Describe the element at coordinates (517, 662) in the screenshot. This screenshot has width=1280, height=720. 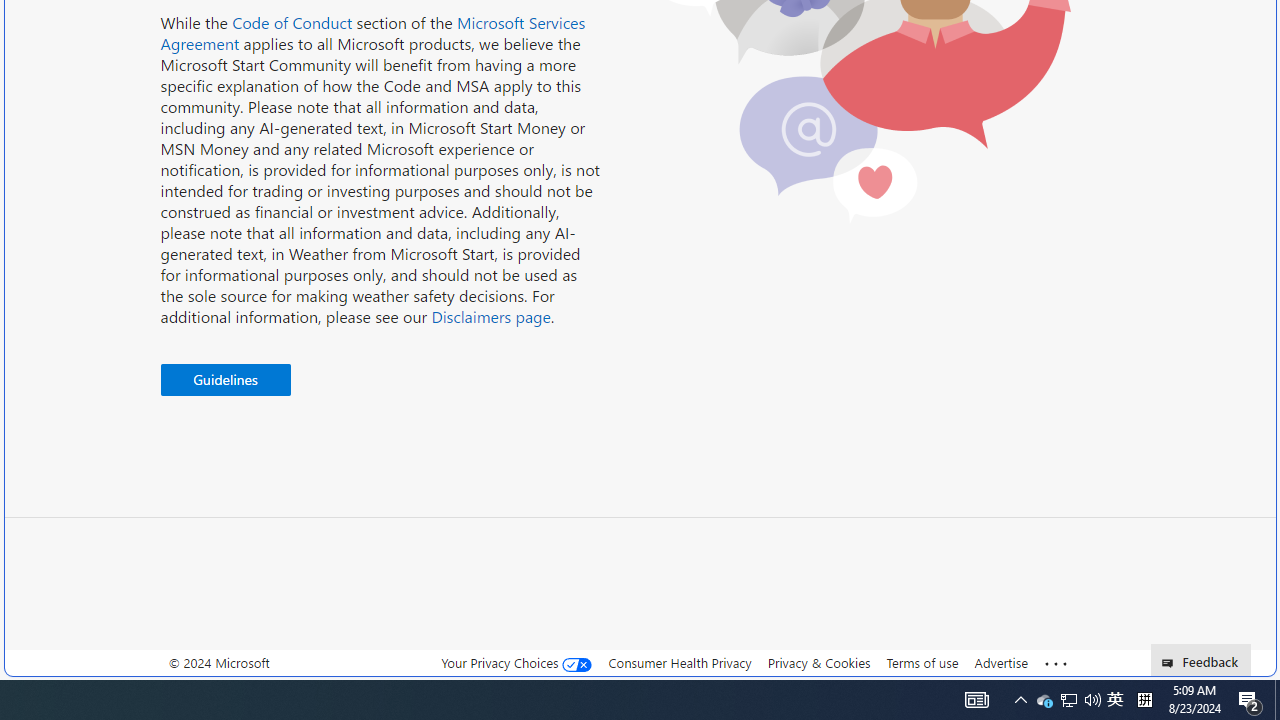
I see `'Your Privacy Choices'` at that location.